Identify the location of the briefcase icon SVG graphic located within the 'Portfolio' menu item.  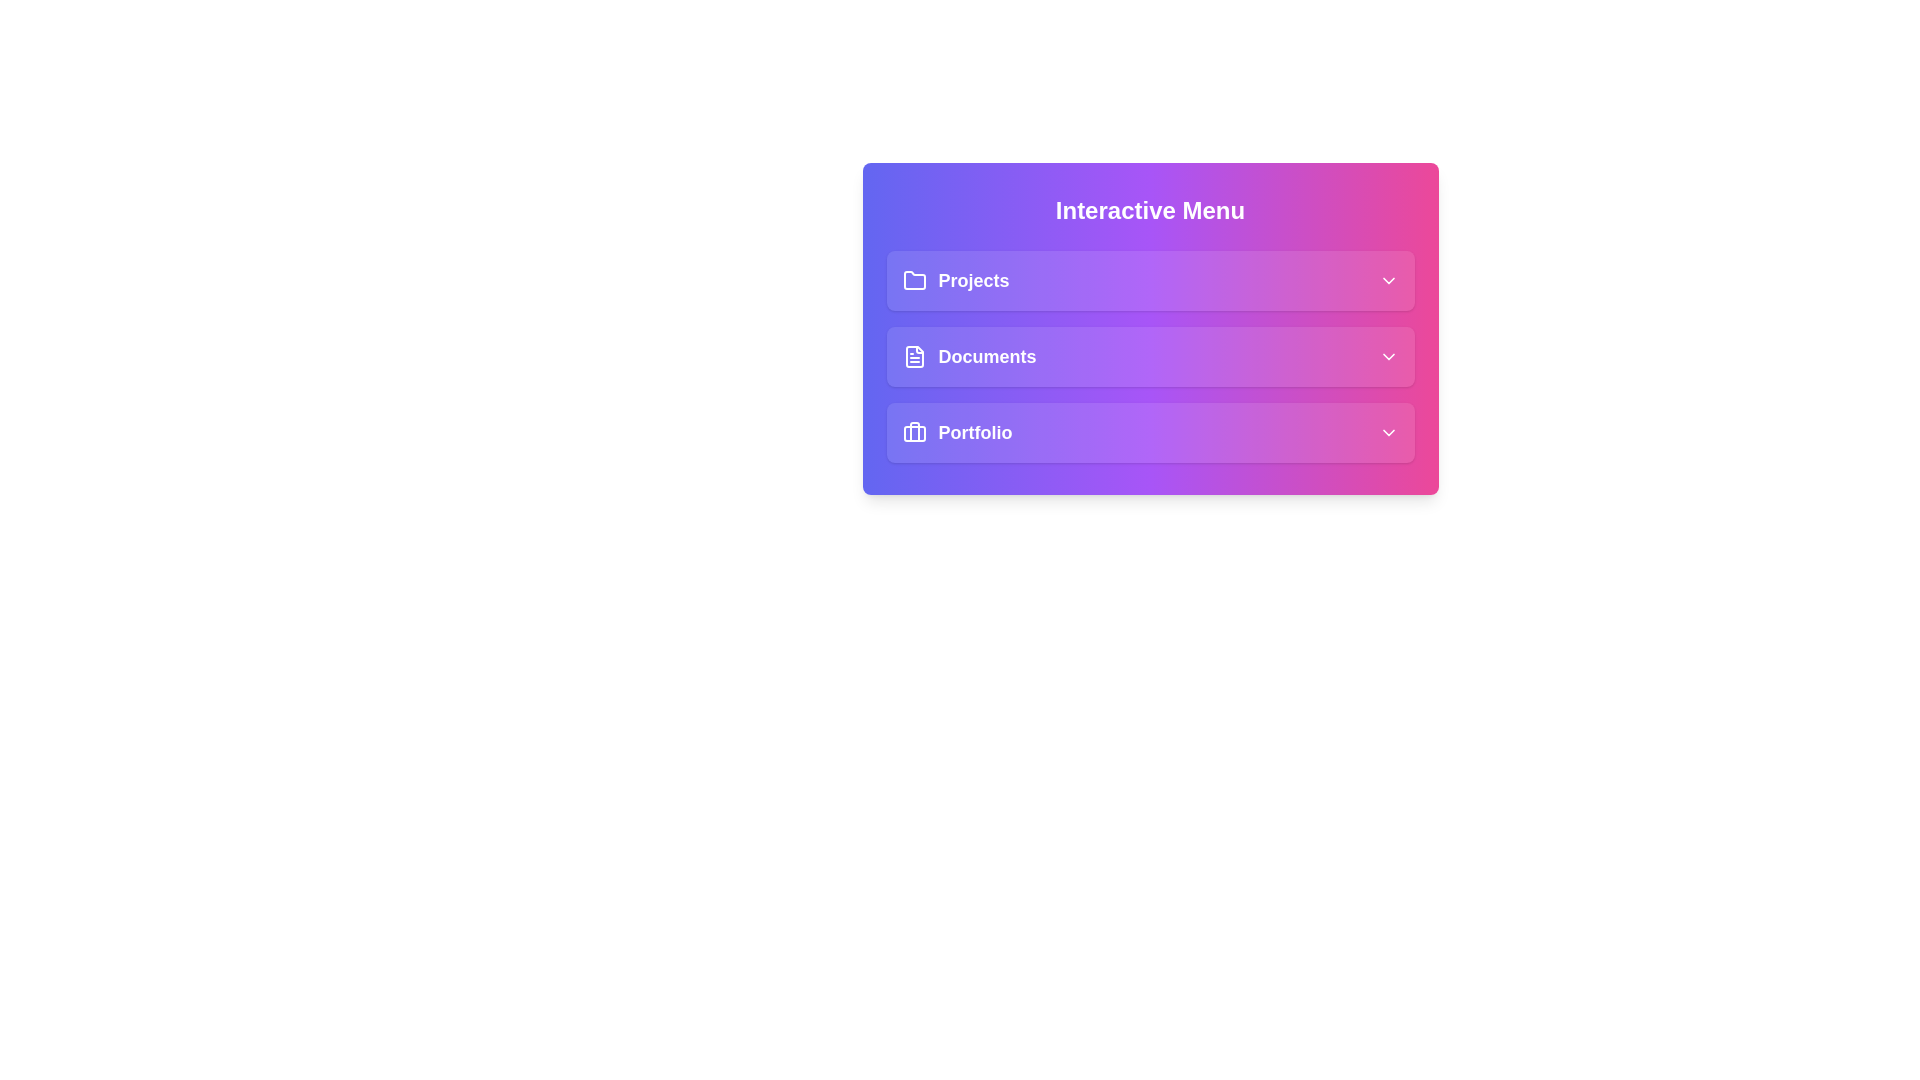
(913, 431).